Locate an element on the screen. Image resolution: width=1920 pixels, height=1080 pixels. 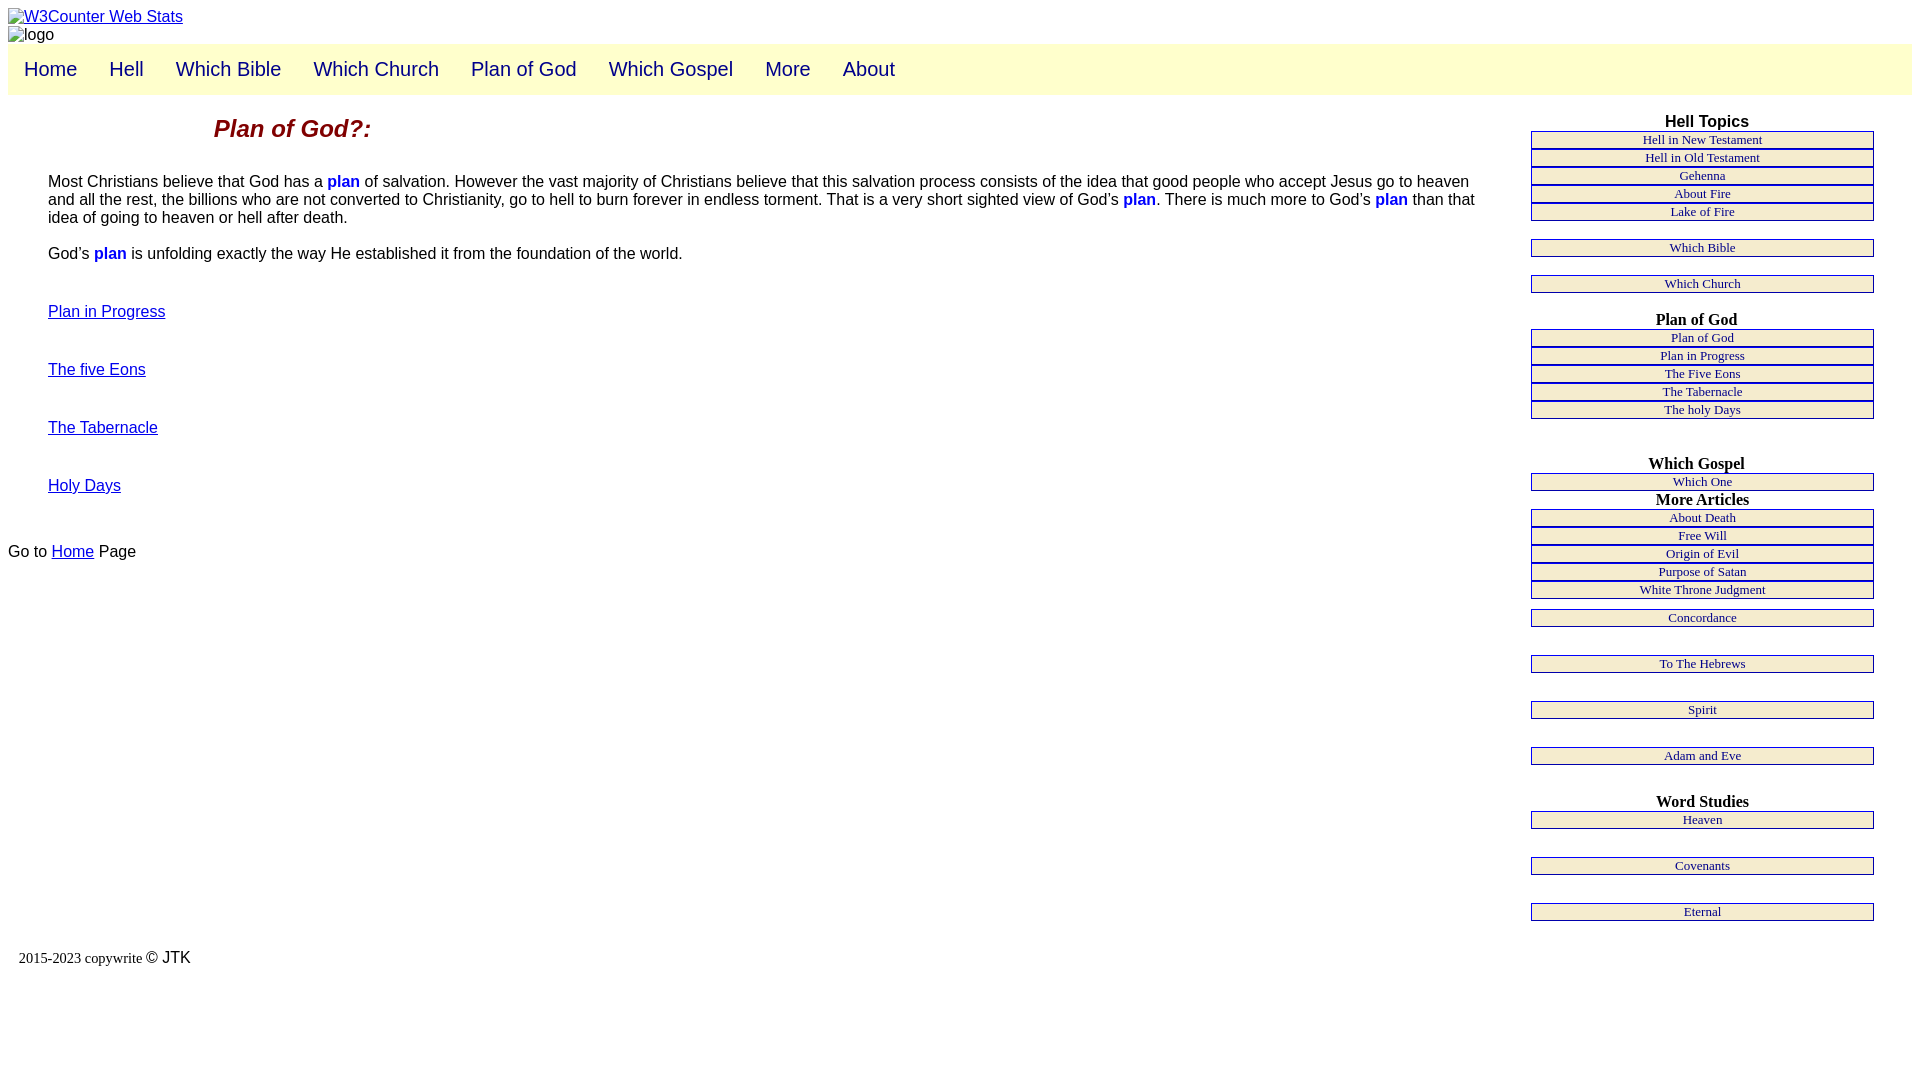
'Which Church' is located at coordinates (1701, 284).